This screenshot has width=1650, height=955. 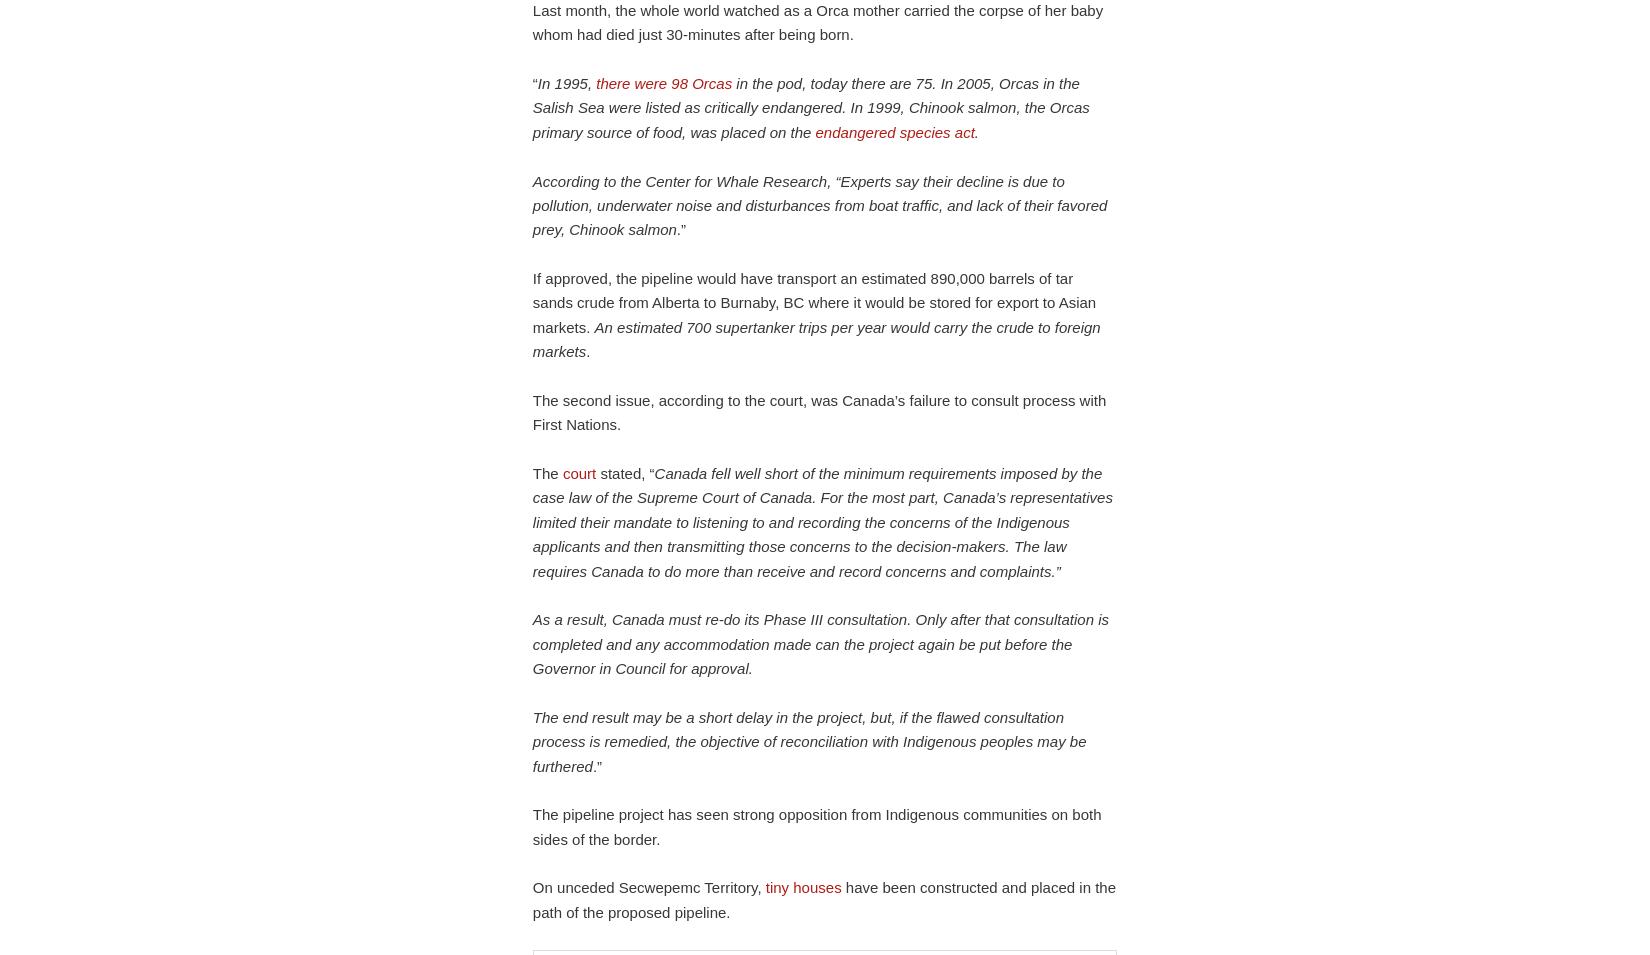 What do you see at coordinates (809, 106) in the screenshot?
I see `'in the pod, today there are 75. In 2005, Orcas in the Salish Sea were listed as critically endangered. In 1999, Chinook salmon, the Orcas primary source of food, was placed on the'` at bounding box center [809, 106].